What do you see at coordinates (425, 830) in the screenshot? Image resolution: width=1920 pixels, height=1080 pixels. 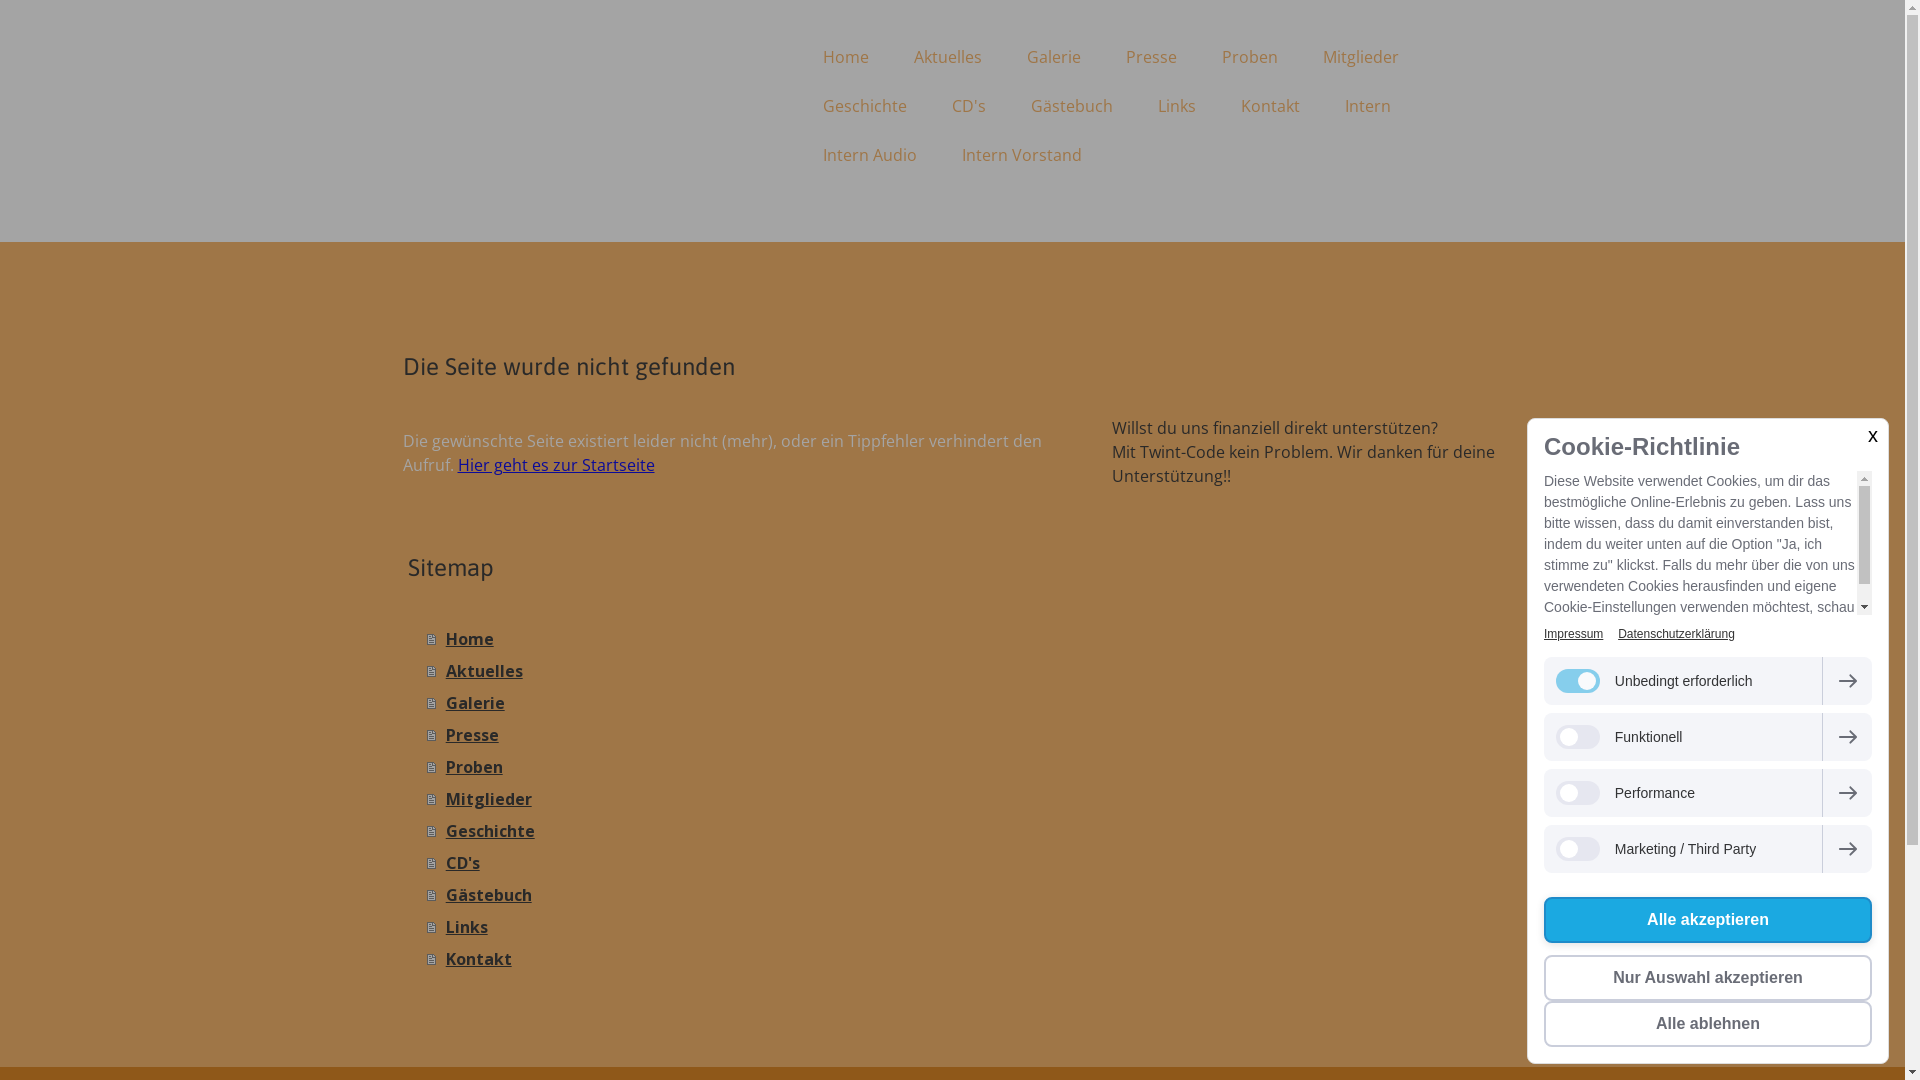 I see `'Geschichte'` at bounding box center [425, 830].